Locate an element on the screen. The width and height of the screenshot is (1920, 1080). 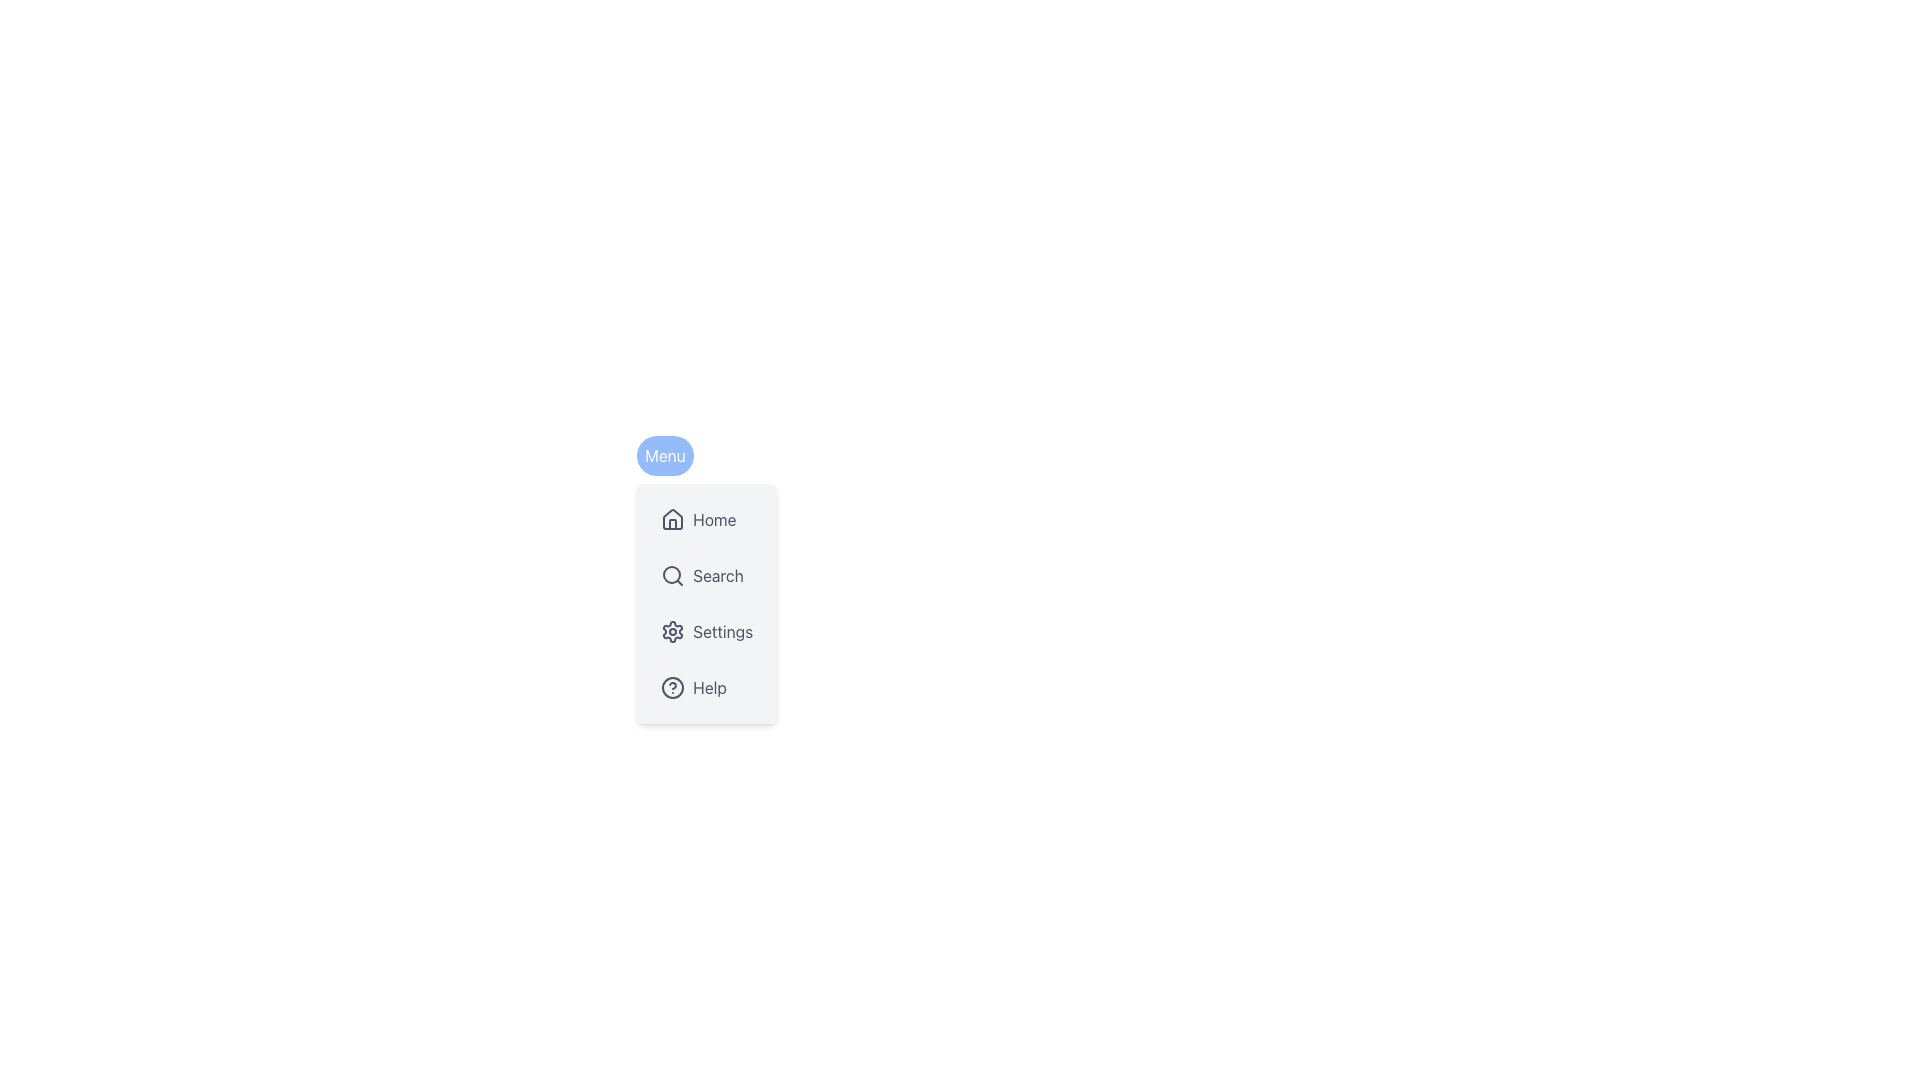
the circular 'Help' menu icon represented by an SVG graphic component, which serves as a visual representation of the 'Help' option in the menu is located at coordinates (673, 686).